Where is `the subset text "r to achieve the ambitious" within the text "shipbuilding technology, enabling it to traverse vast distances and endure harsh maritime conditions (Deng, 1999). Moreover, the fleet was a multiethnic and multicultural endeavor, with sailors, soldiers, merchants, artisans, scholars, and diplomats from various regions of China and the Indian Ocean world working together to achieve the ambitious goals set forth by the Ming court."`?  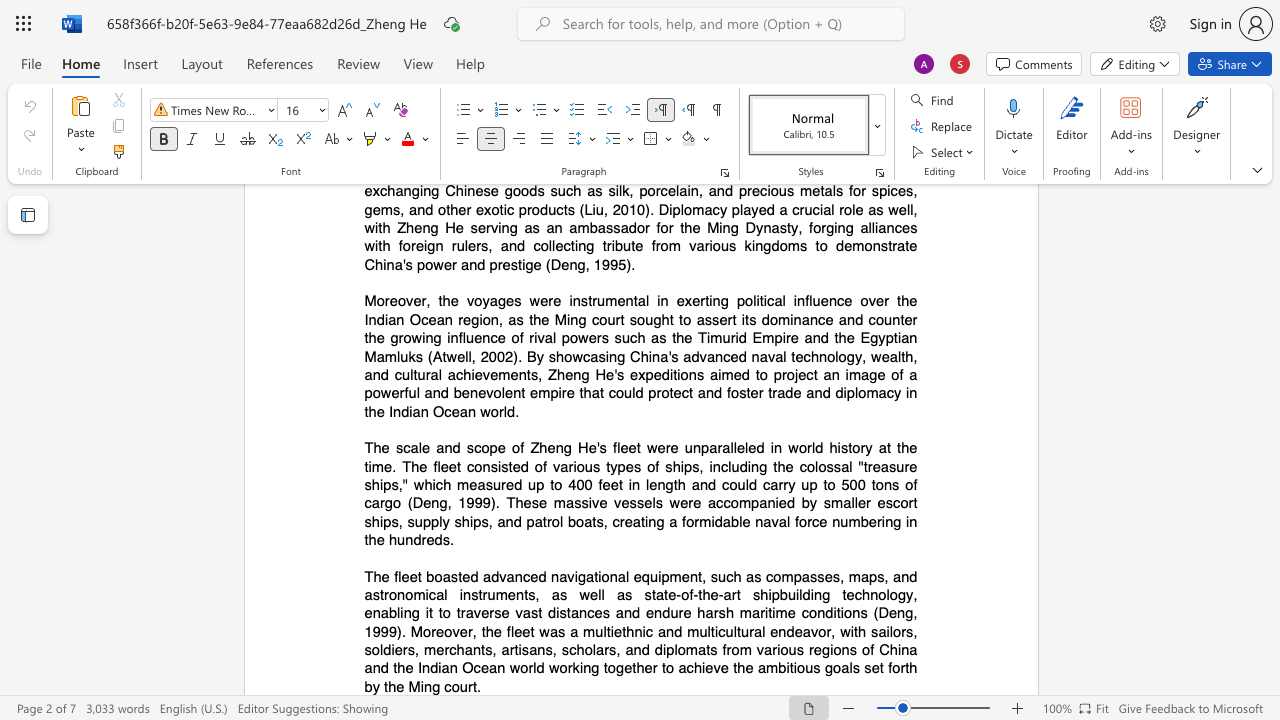
the subset text "r to achieve the ambitious" within the text "shipbuilding technology, enabling it to traverse vast distances and endure harsh maritime conditions (Deng, 1999). Moreover, the fleet was a multiethnic and multicultural endeavor, with sailors, soldiers, merchants, artisans, scholars, and diplomats from various regions of China and the Indian Ocean world working together to achieve the ambitious goals set forth by the Ming court." is located at coordinates (652, 668).